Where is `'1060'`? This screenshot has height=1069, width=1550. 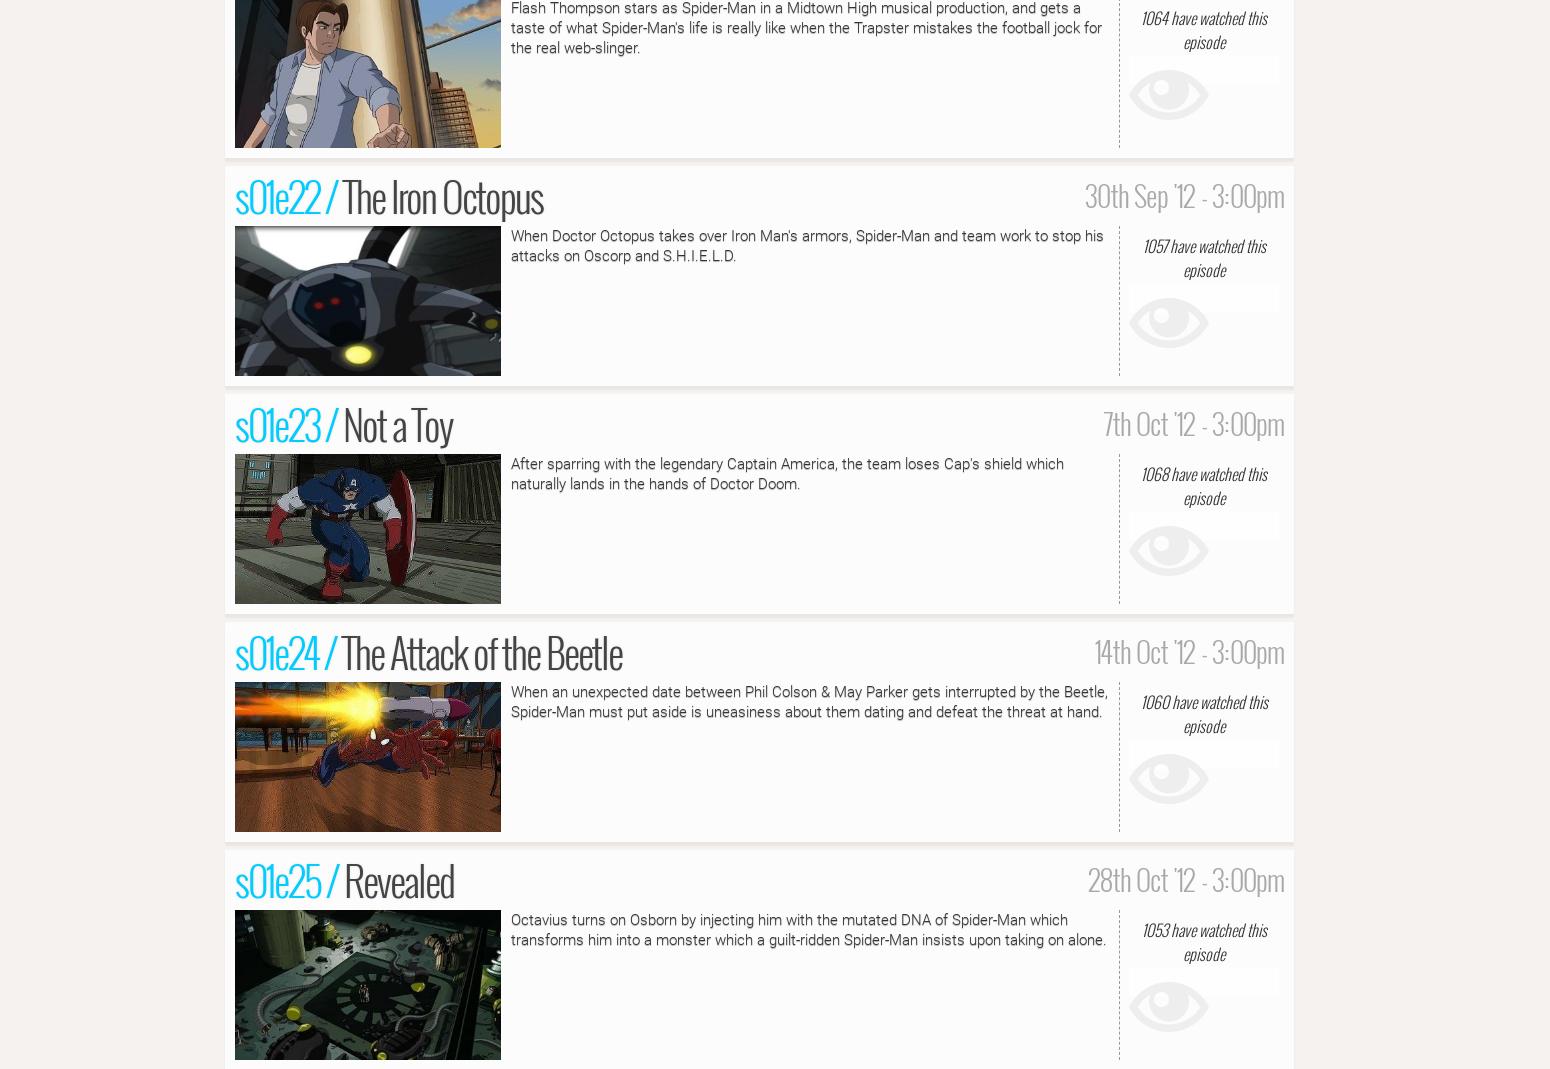
'1060' is located at coordinates (1139, 700).